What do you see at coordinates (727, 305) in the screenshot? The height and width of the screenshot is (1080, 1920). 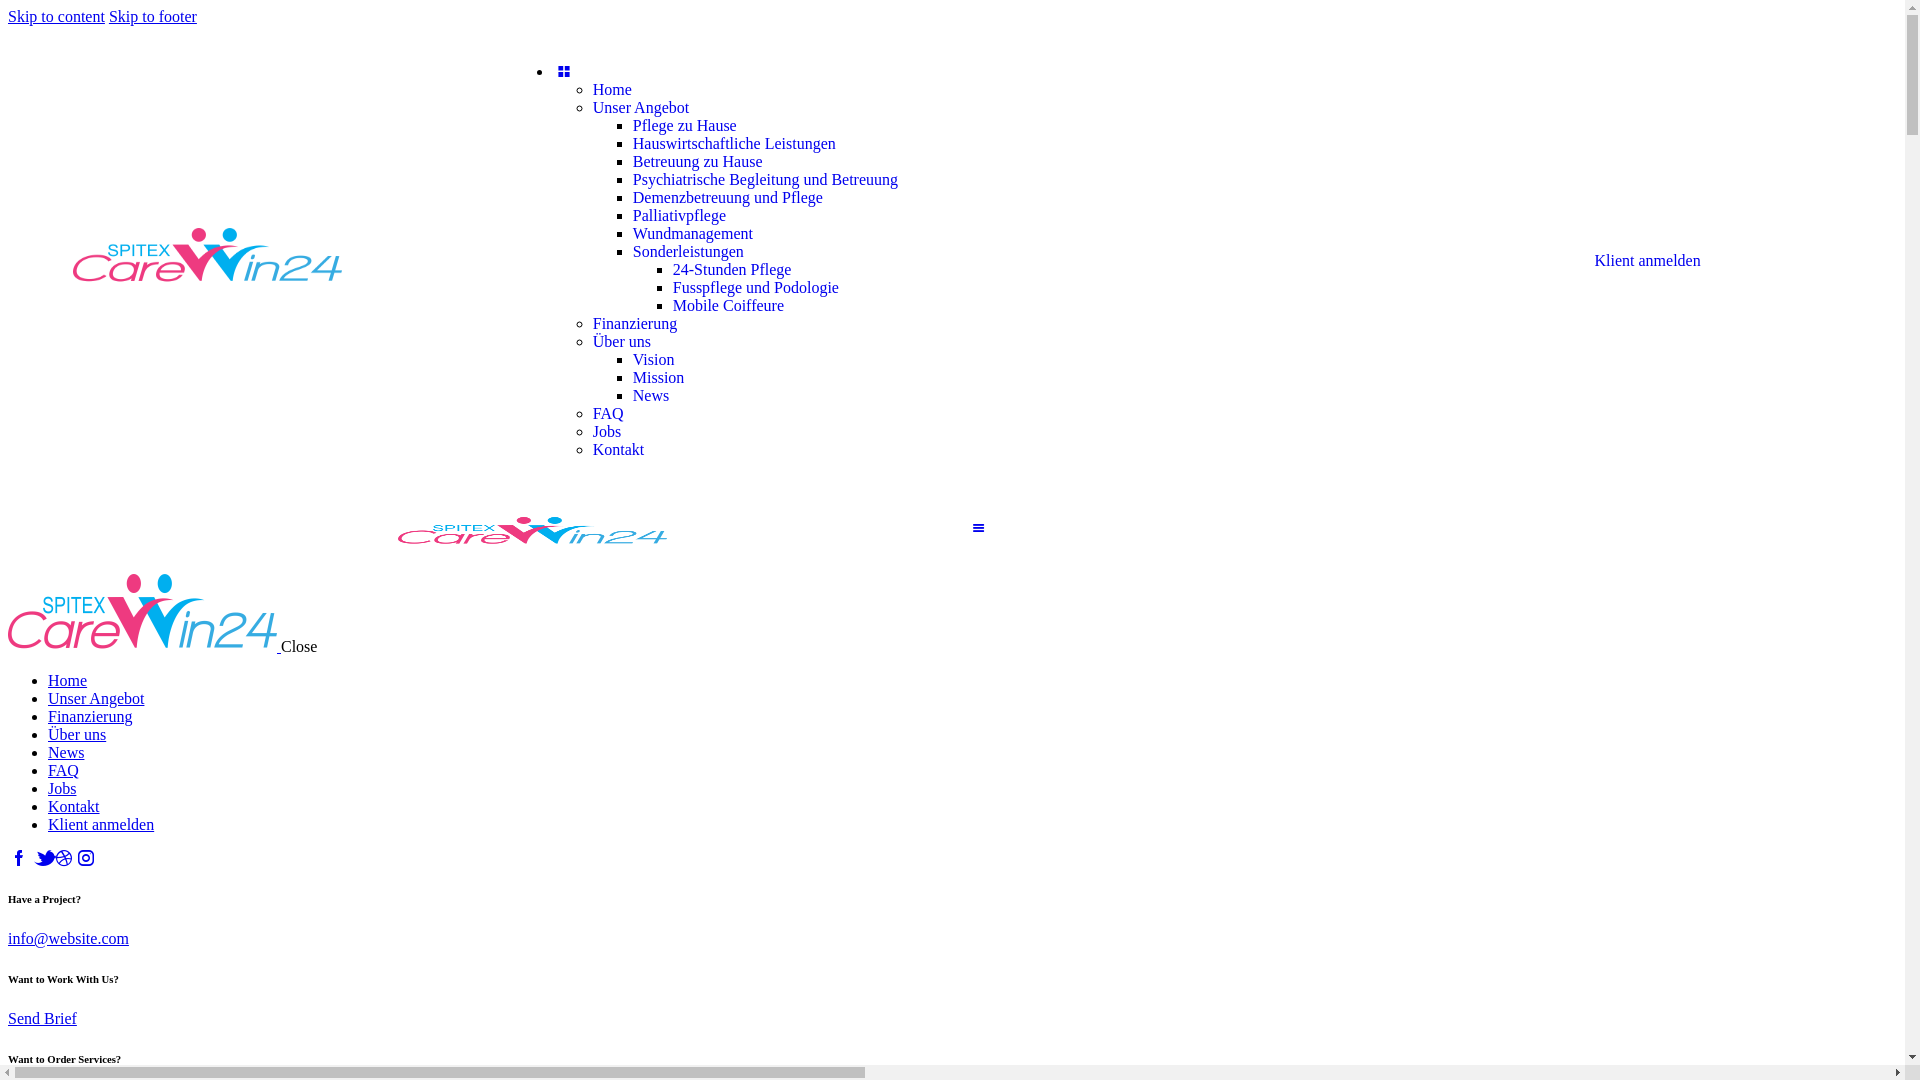 I see `'Mobile Coiffeure'` at bounding box center [727, 305].